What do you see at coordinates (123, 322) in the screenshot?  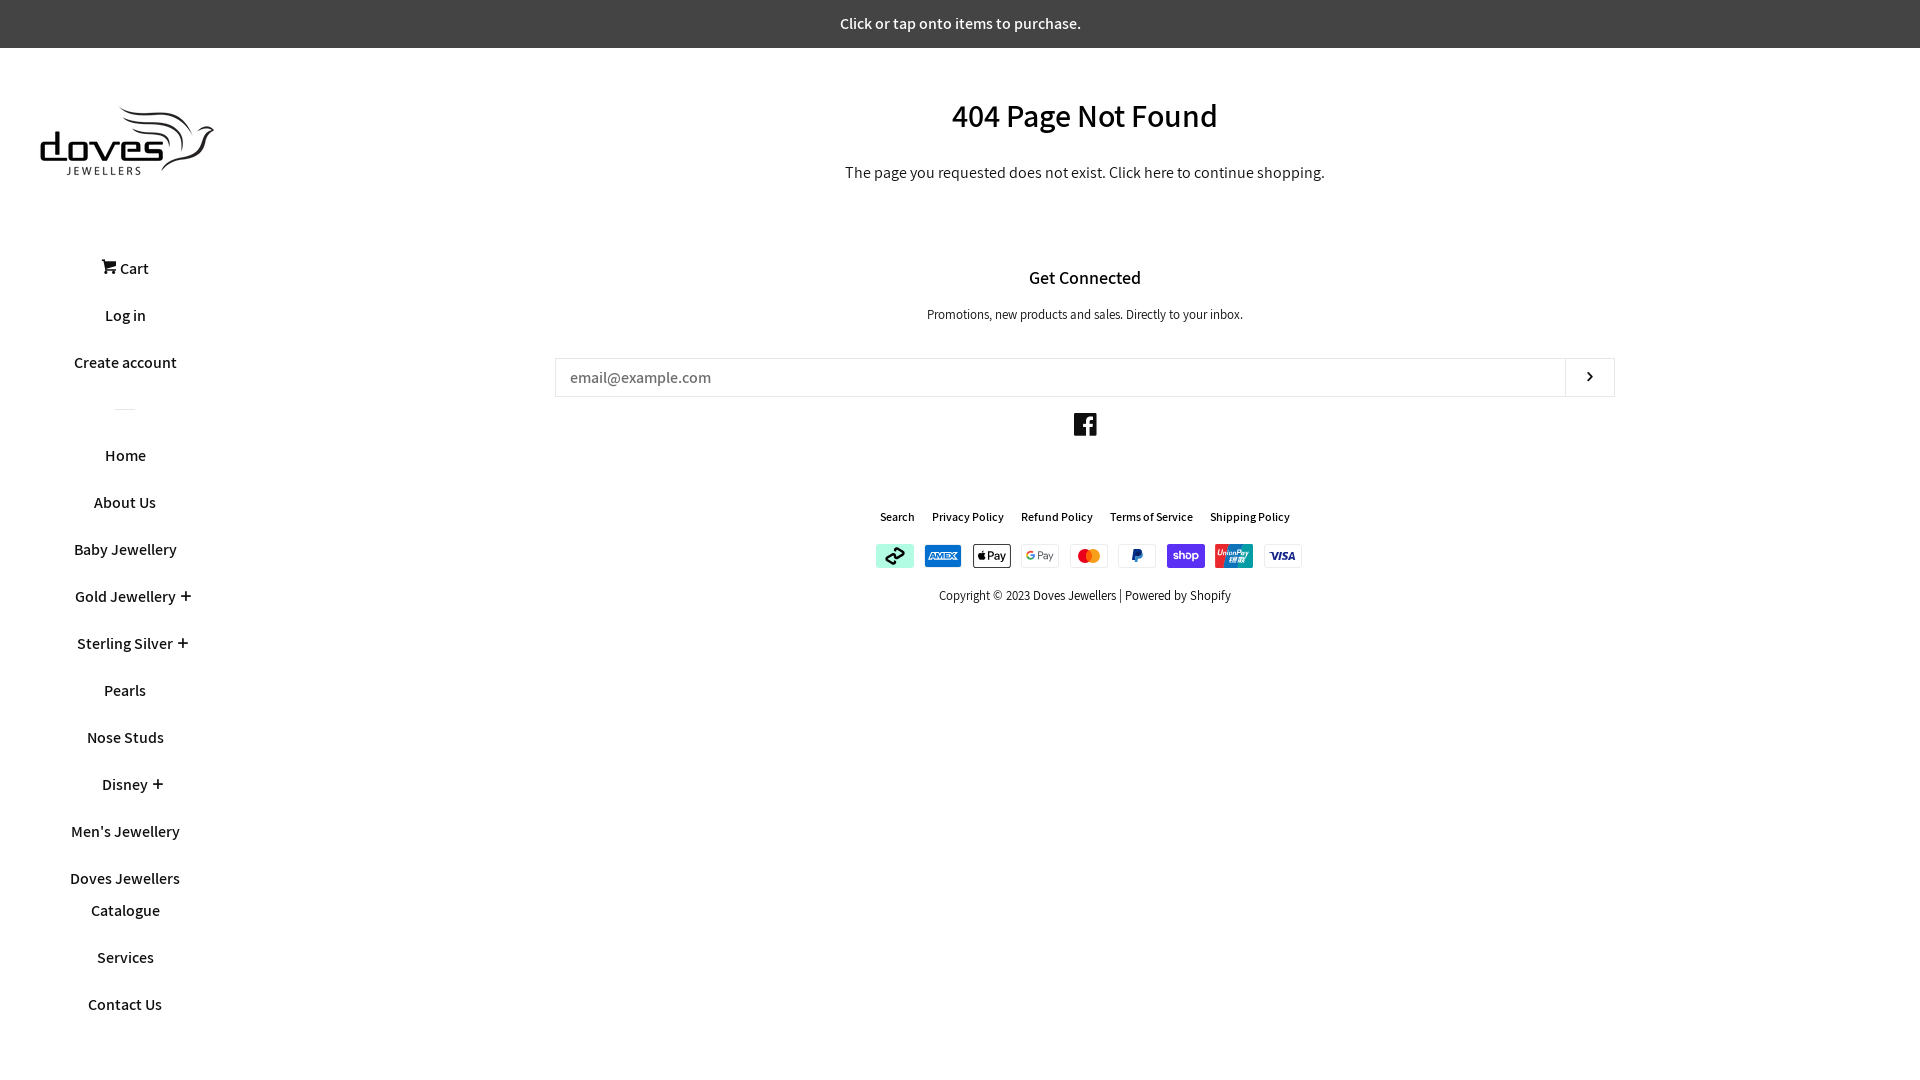 I see `'Log in'` at bounding box center [123, 322].